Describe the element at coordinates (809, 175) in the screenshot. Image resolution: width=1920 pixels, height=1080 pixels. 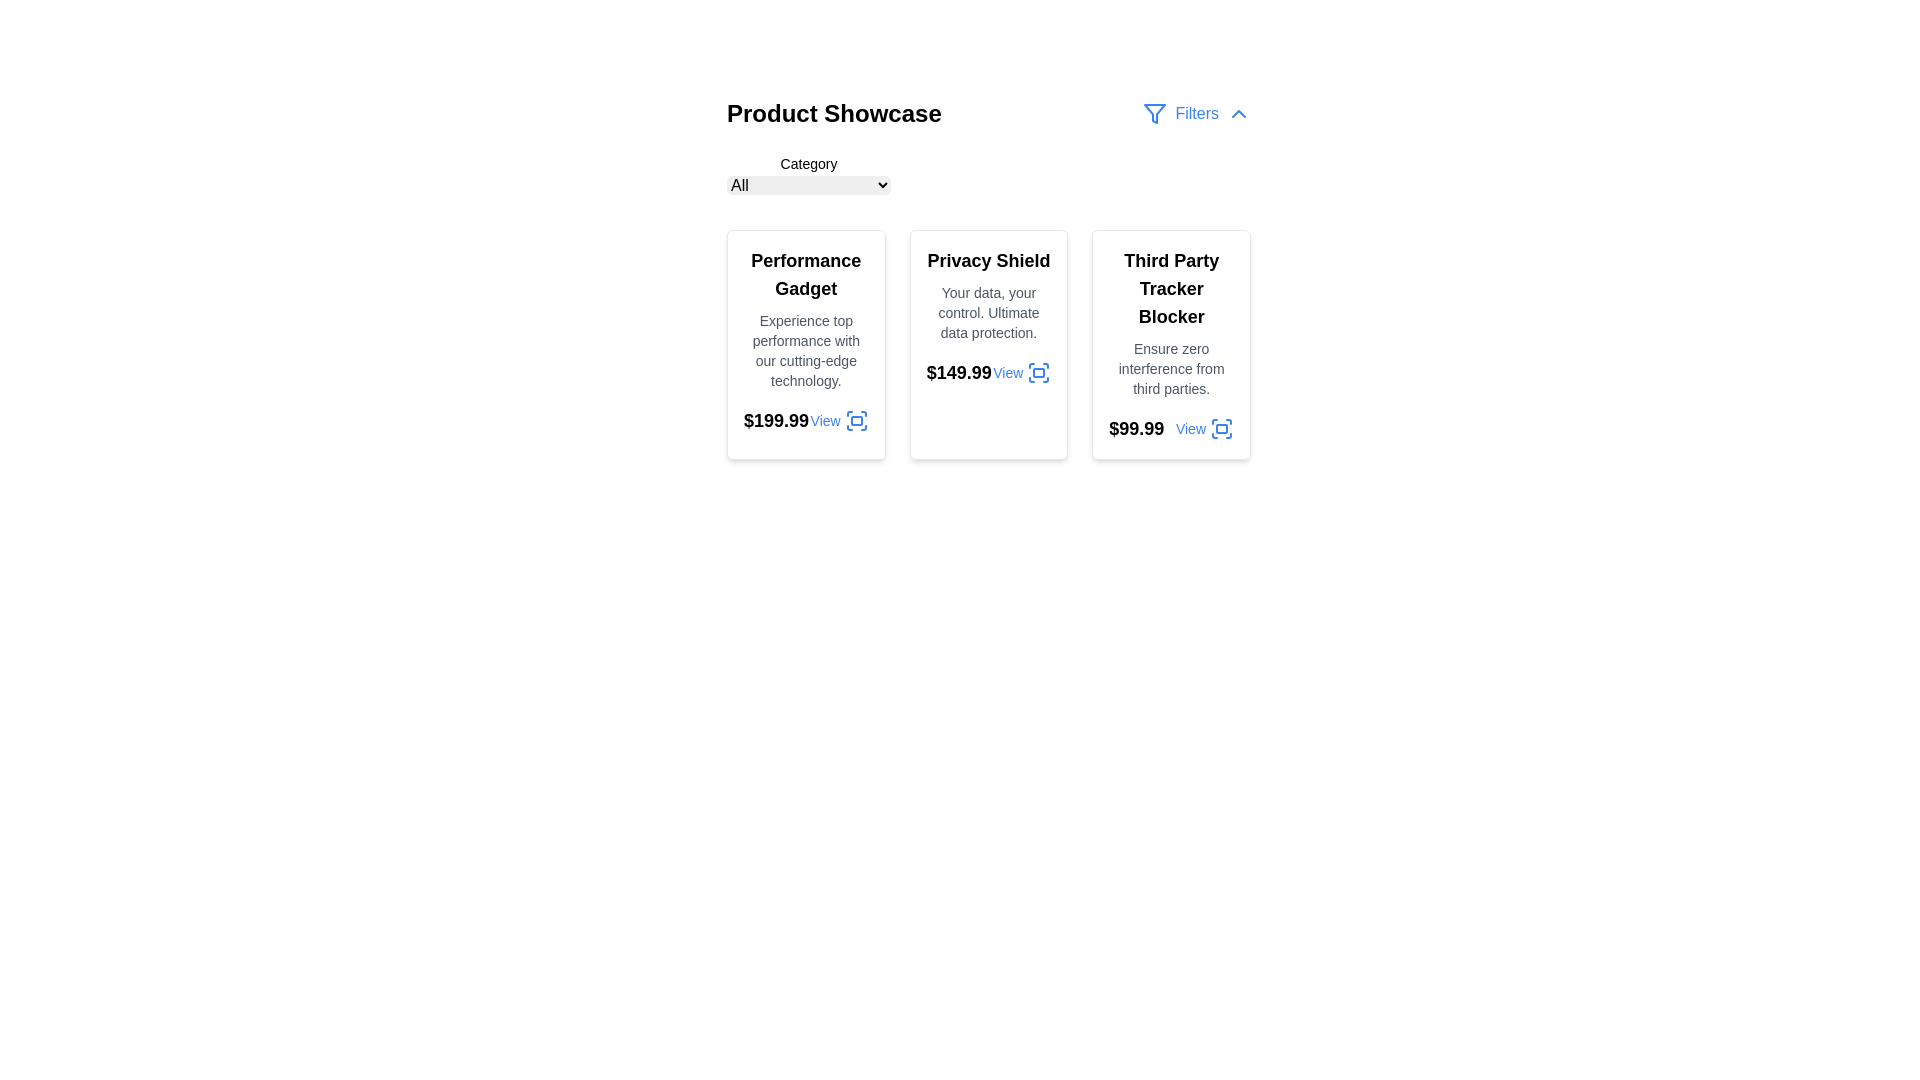
I see `an option from the dropdown menu labeled 'Category' which currently displays 'All' as the selected option` at that location.